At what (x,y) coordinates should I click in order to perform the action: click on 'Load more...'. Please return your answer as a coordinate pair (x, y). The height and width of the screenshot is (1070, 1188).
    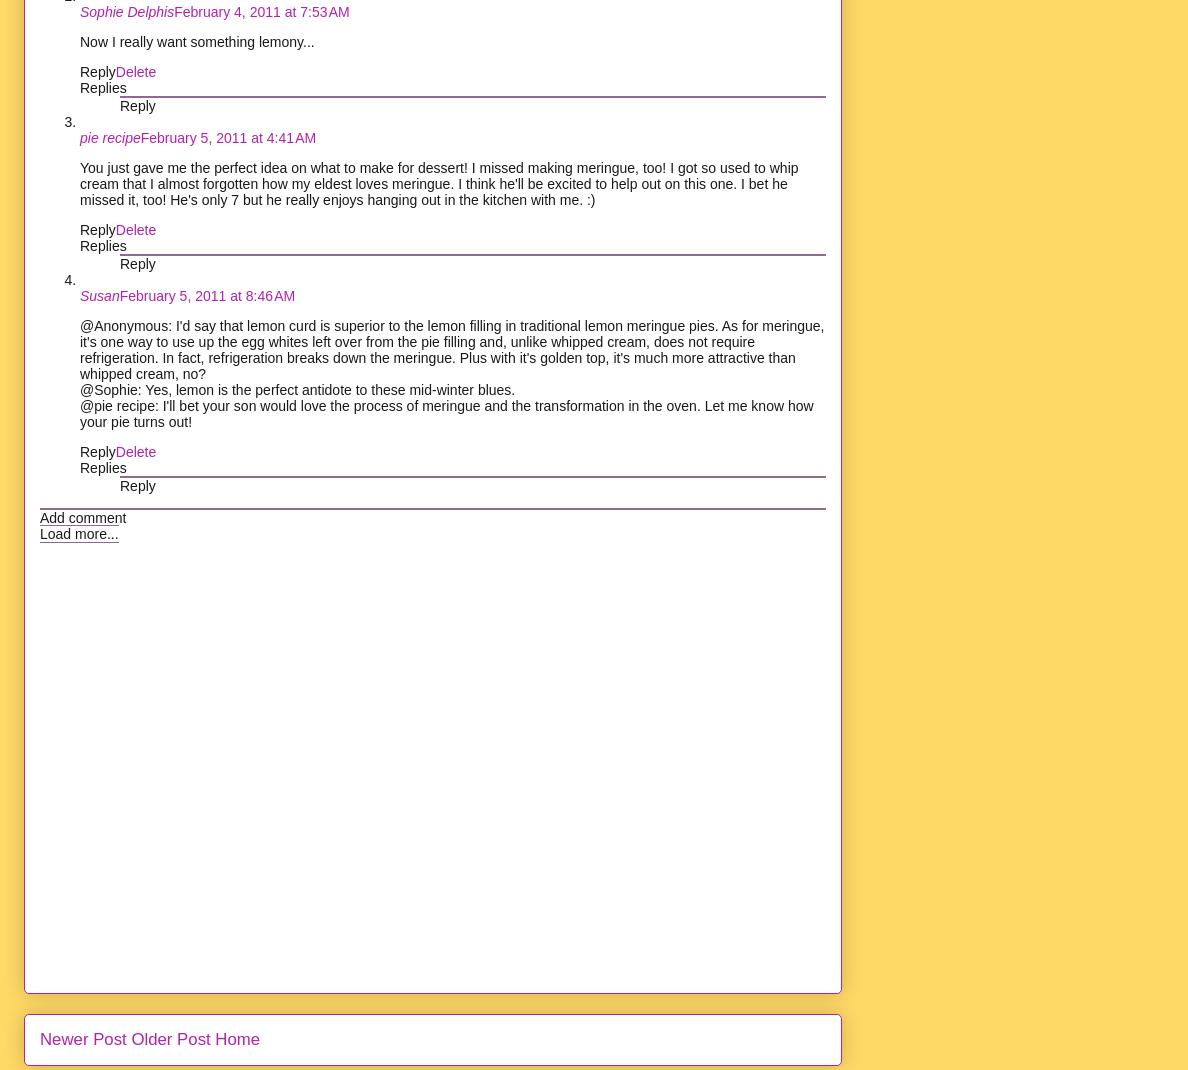
    Looking at the image, I should click on (79, 532).